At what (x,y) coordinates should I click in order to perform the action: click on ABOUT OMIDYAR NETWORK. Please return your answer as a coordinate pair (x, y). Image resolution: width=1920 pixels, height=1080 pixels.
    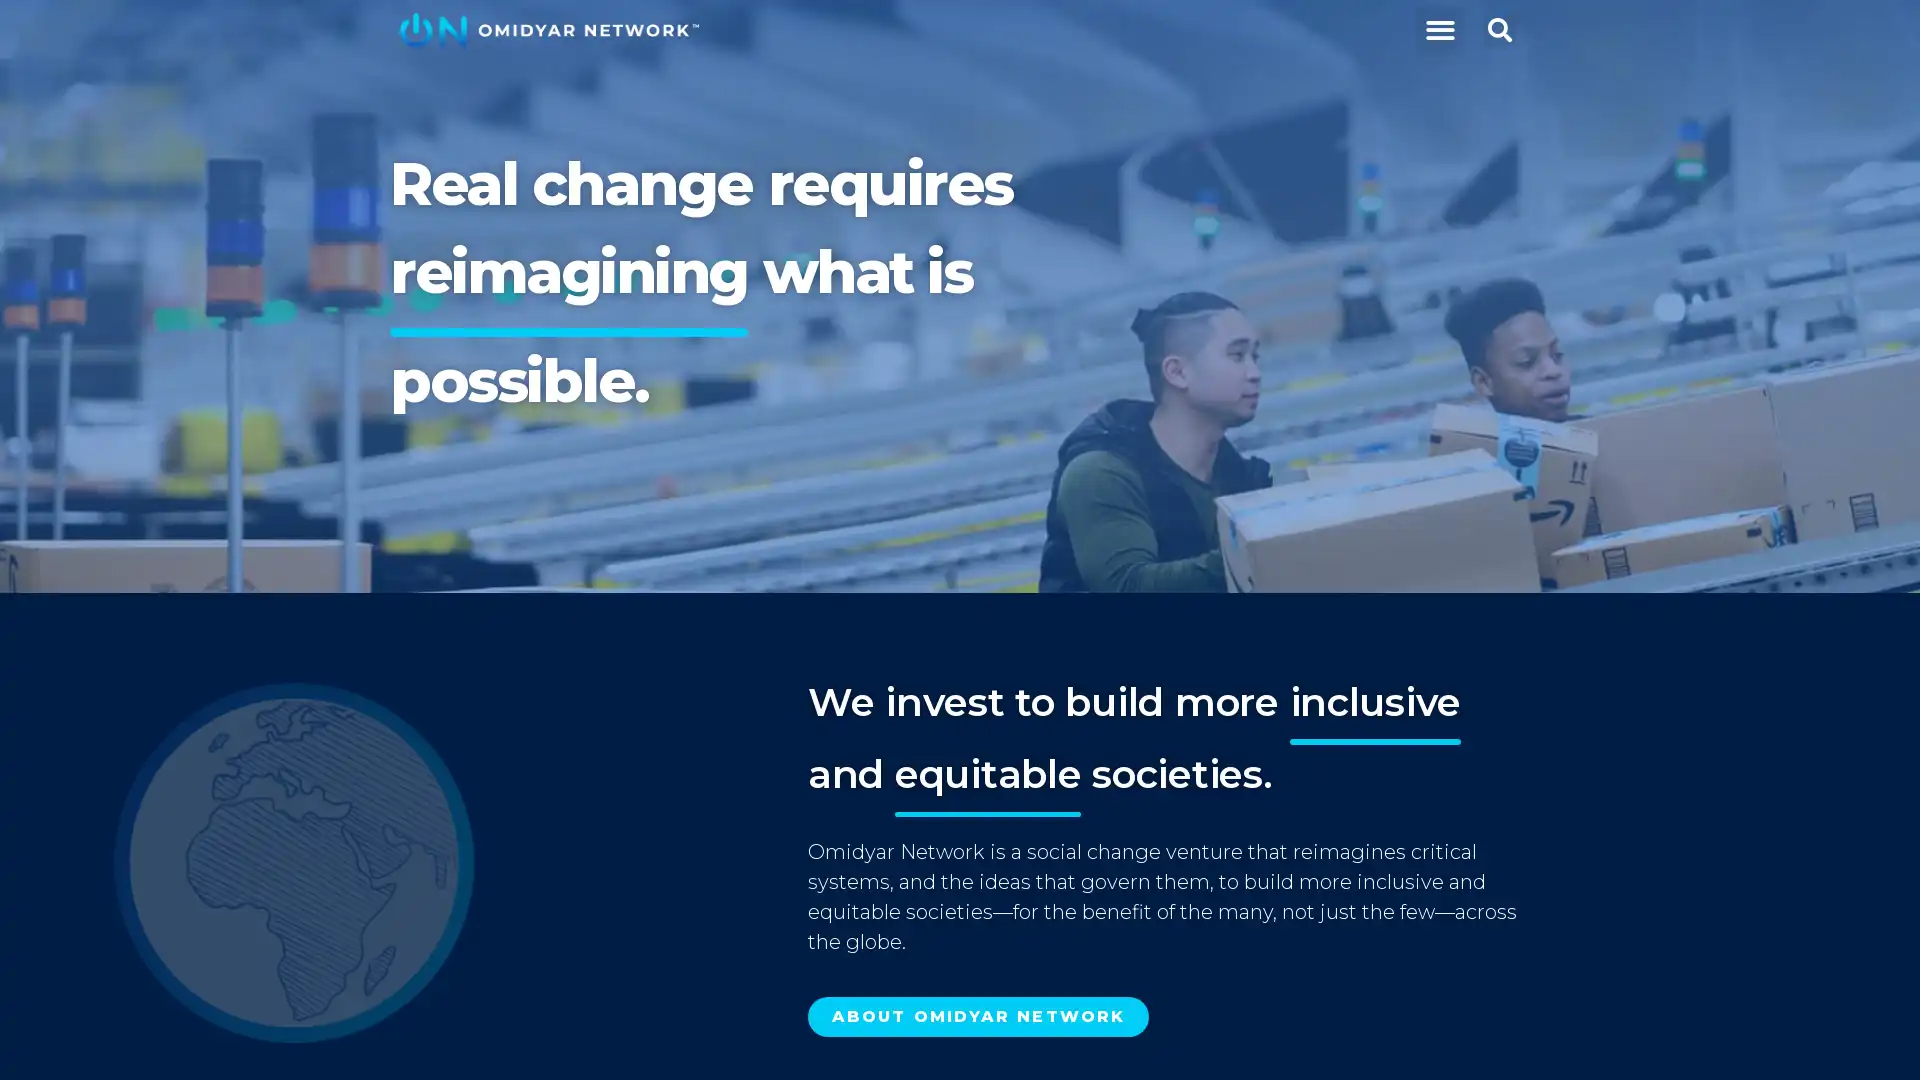
    Looking at the image, I should click on (978, 1017).